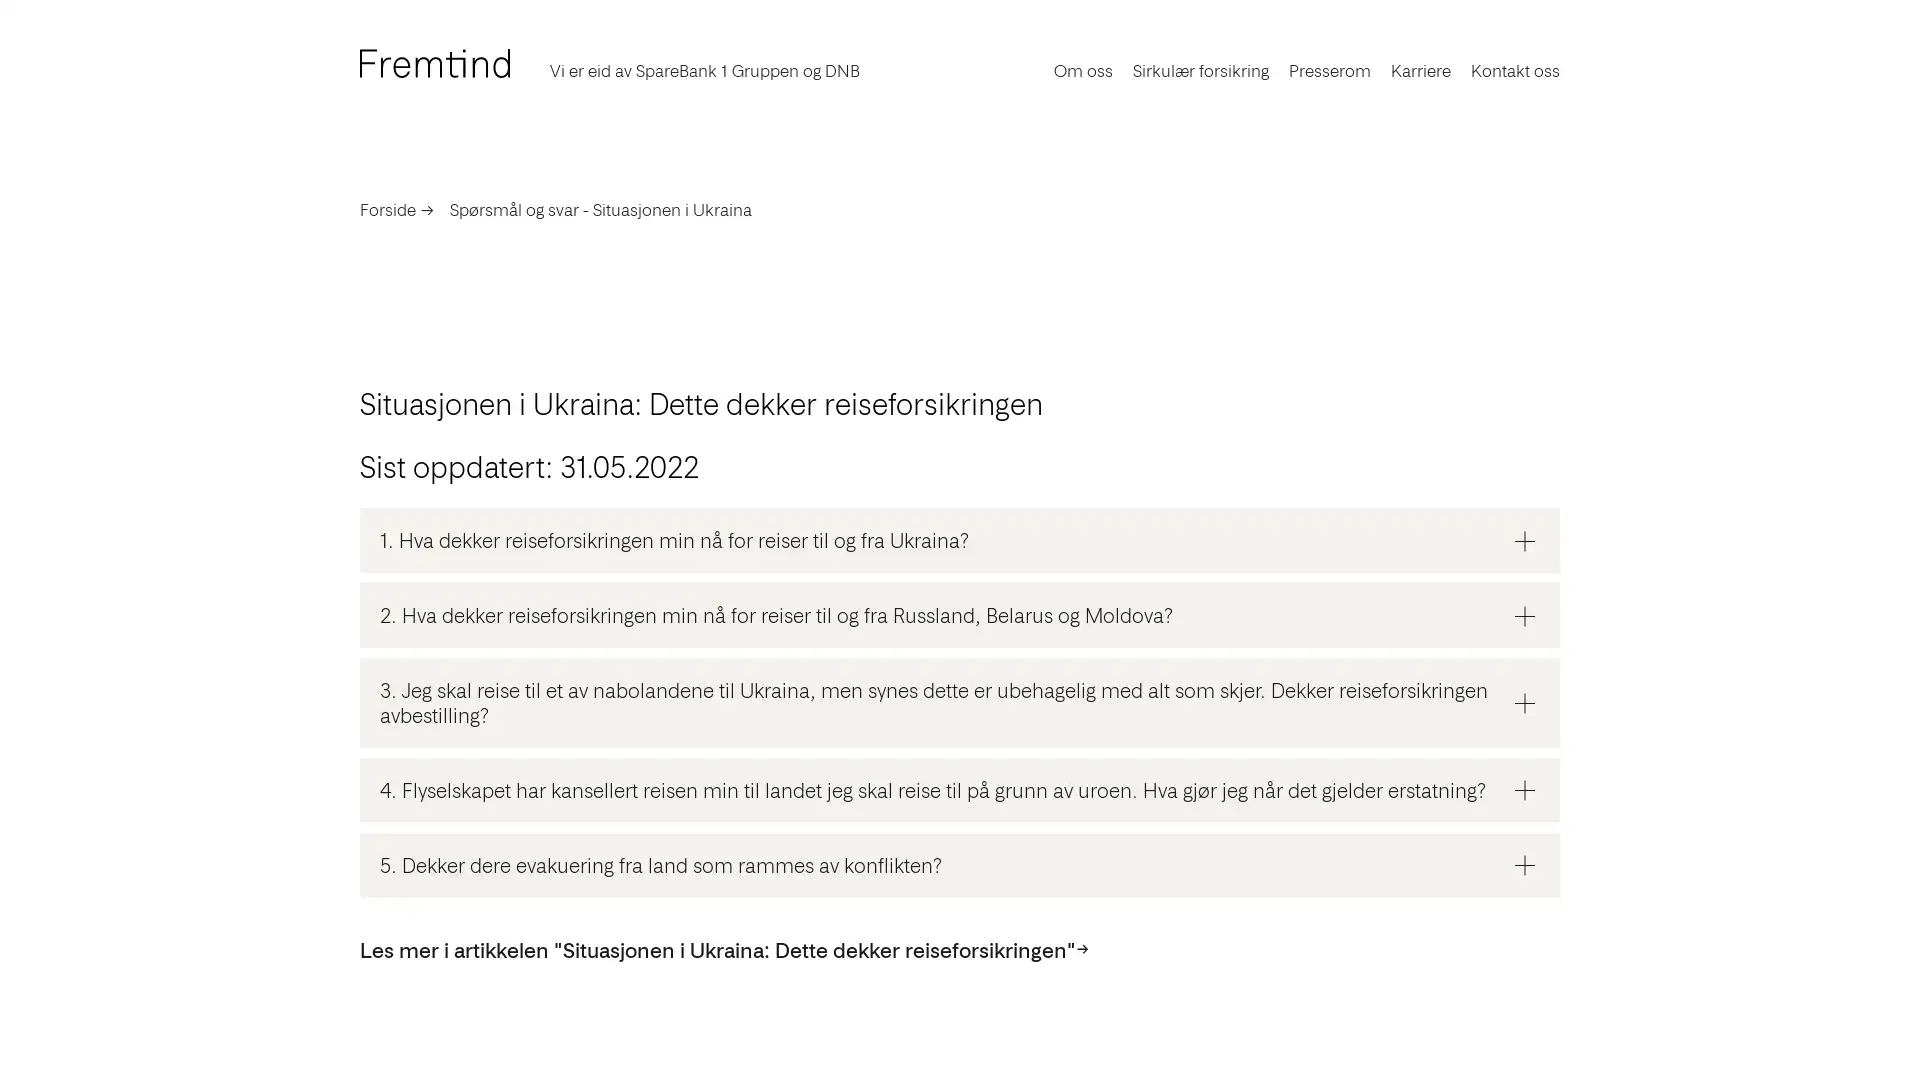  Describe the element at coordinates (960, 863) in the screenshot. I see `5. Dekker dere evakuering fra land som rammes av konflikten?` at that location.